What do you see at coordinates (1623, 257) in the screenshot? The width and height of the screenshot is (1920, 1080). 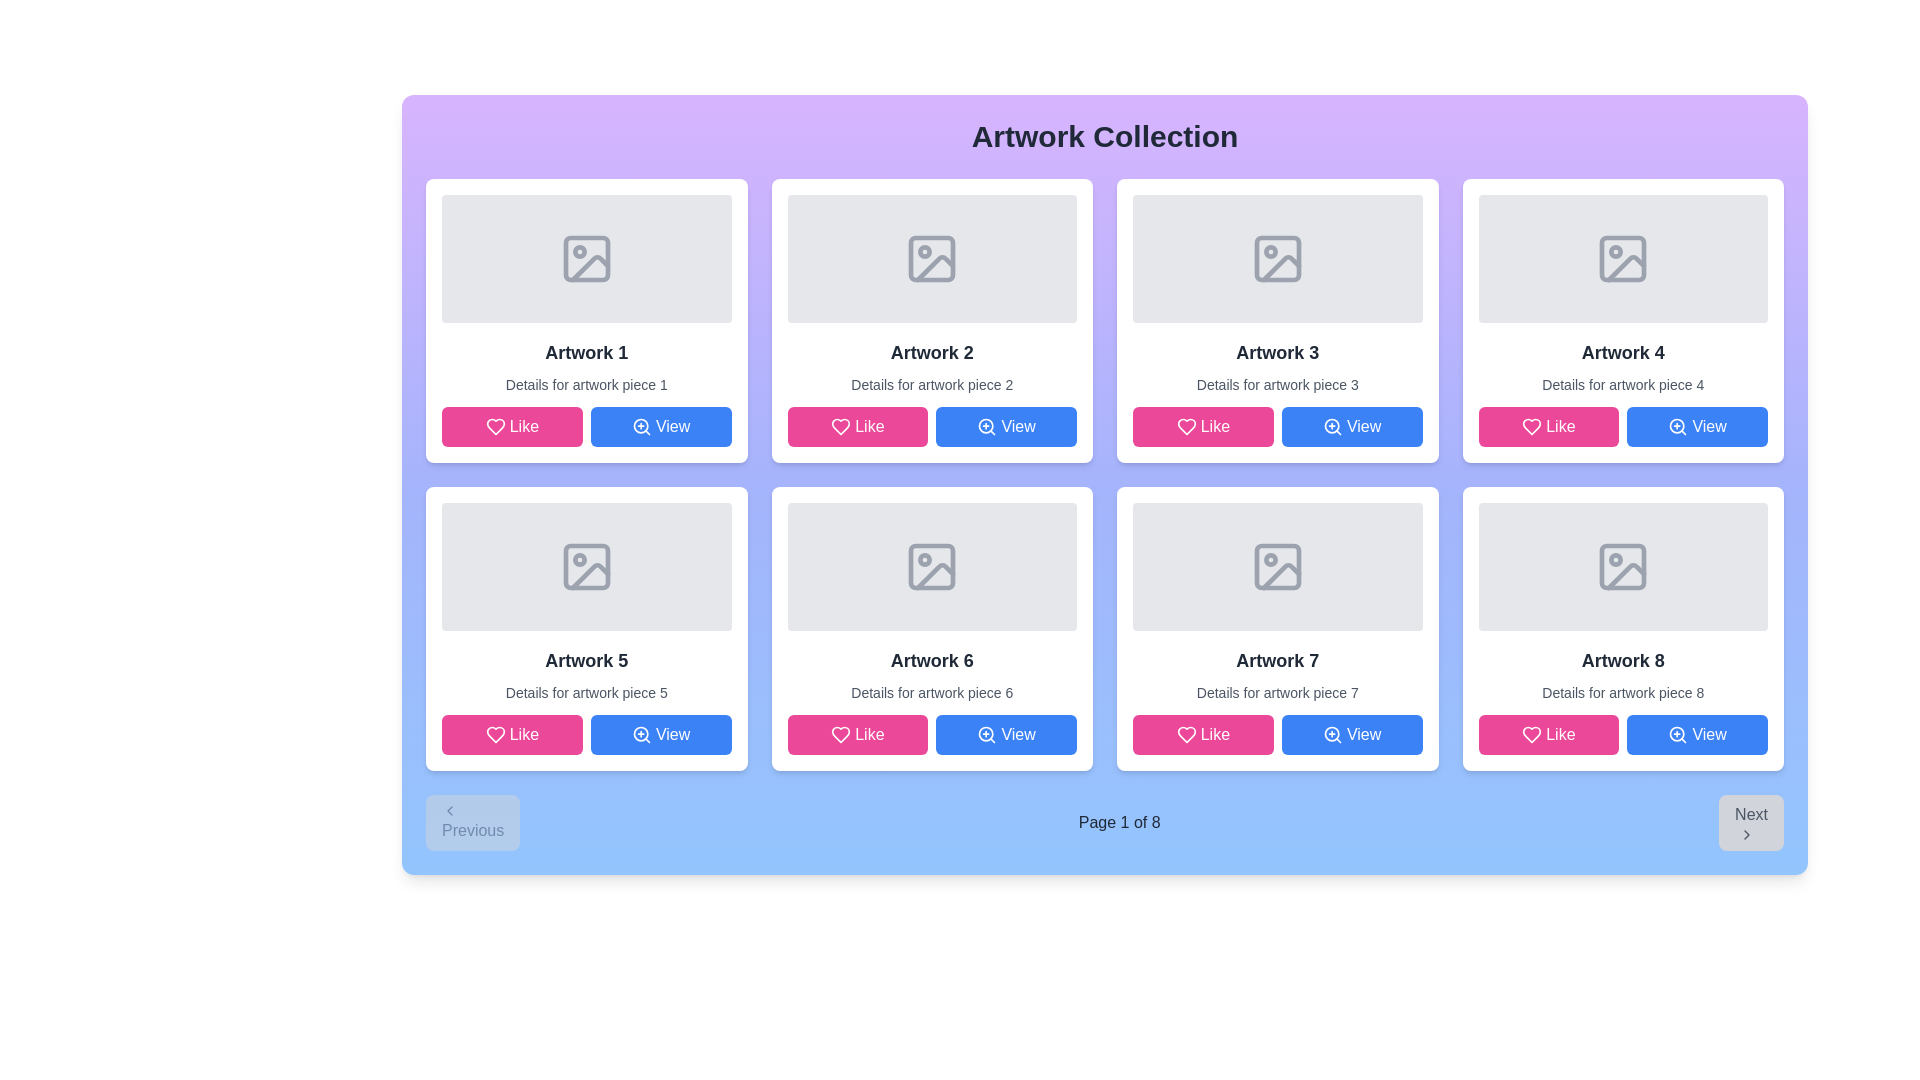 I see `and drop the Graphic icon (SVG element) located in the fourth position of the first row of the grid layout, labeled 'Artwork 4'` at bounding box center [1623, 257].